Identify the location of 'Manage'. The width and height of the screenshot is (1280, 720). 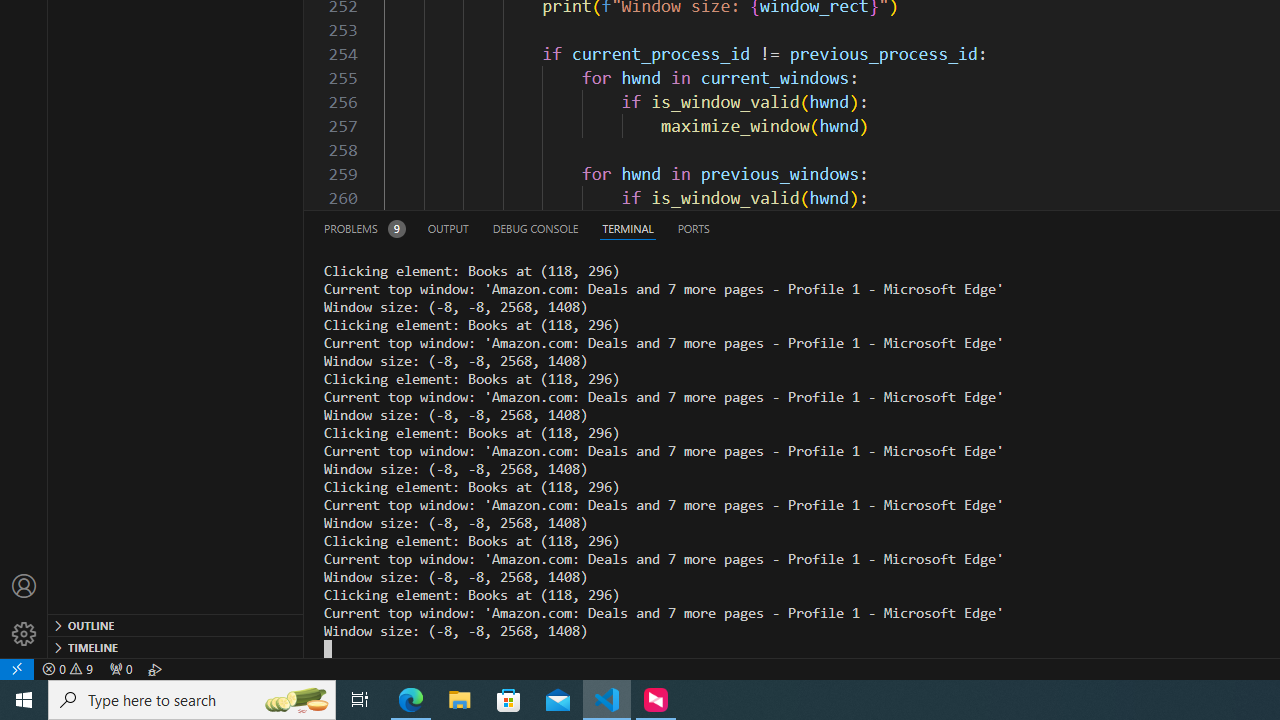
(24, 609).